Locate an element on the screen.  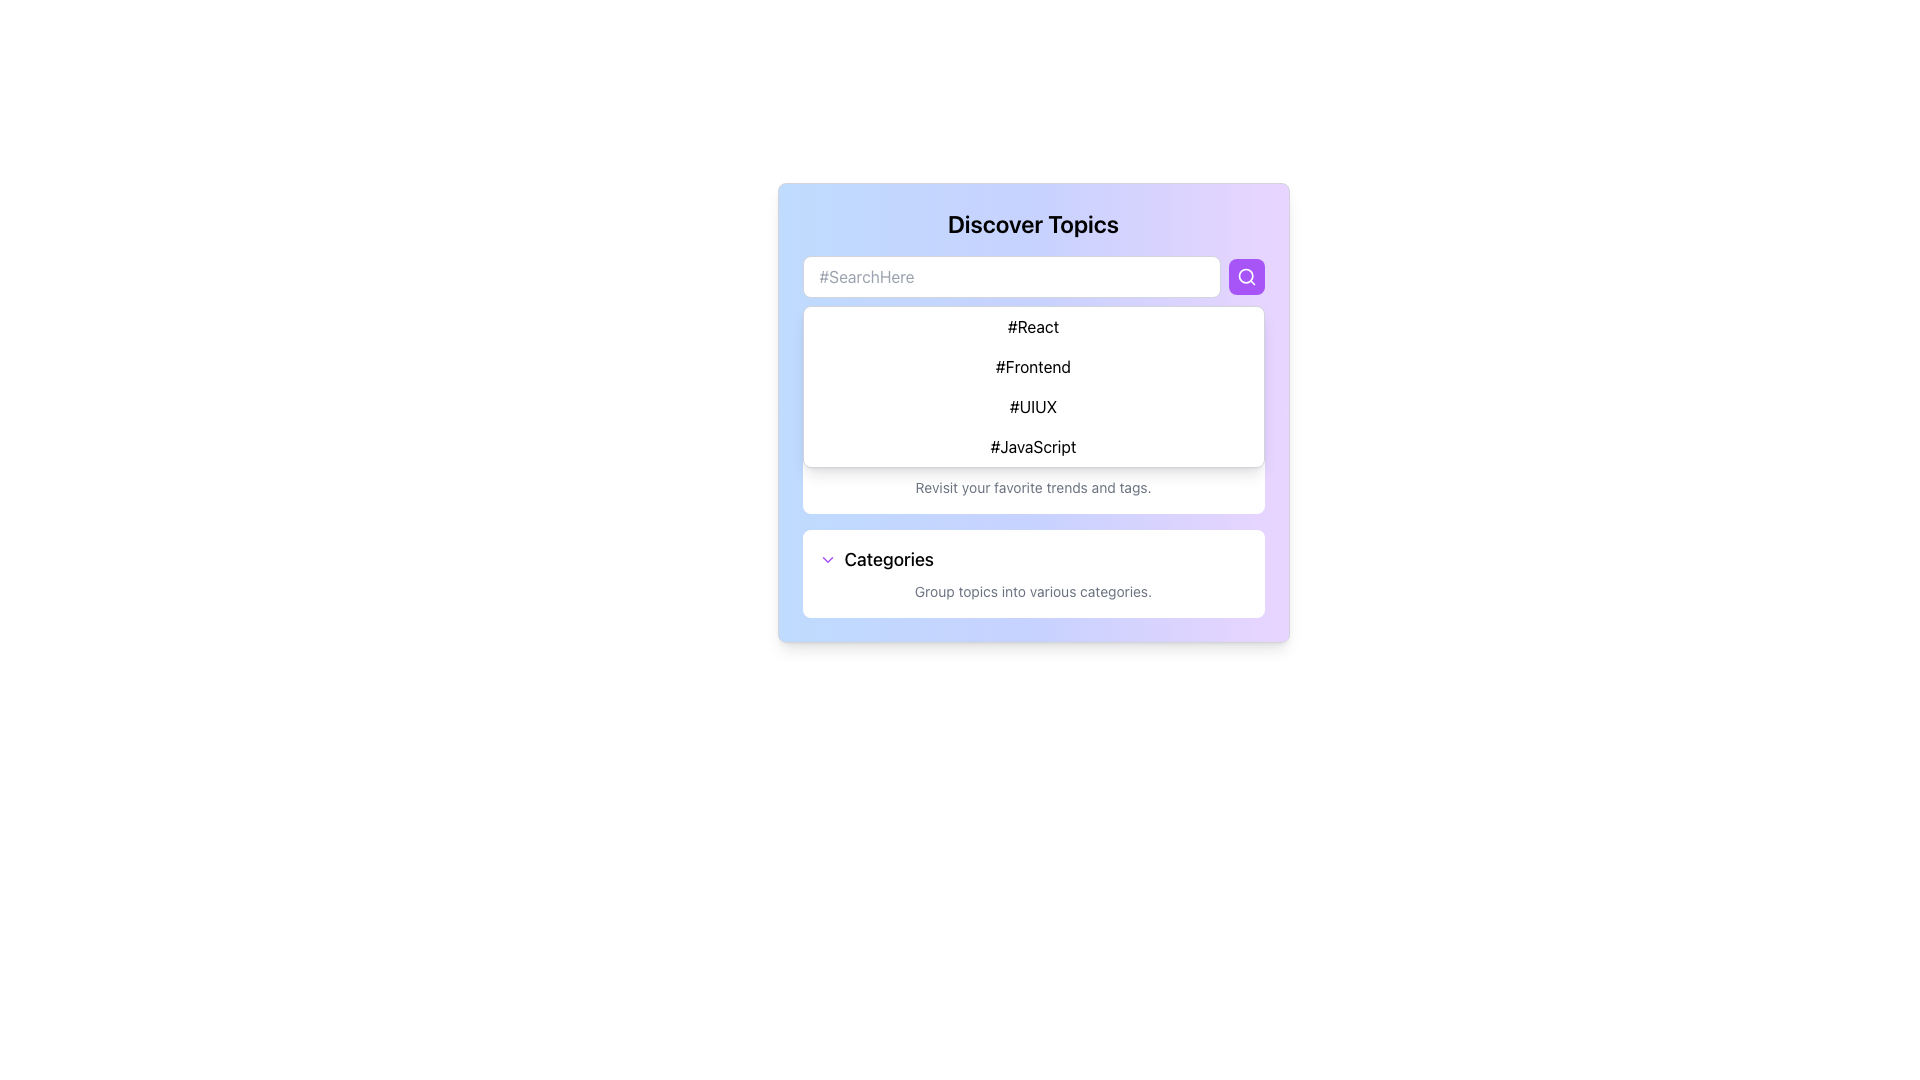
the hashtag in the dropdown list located below the search bar is located at coordinates (1033, 386).